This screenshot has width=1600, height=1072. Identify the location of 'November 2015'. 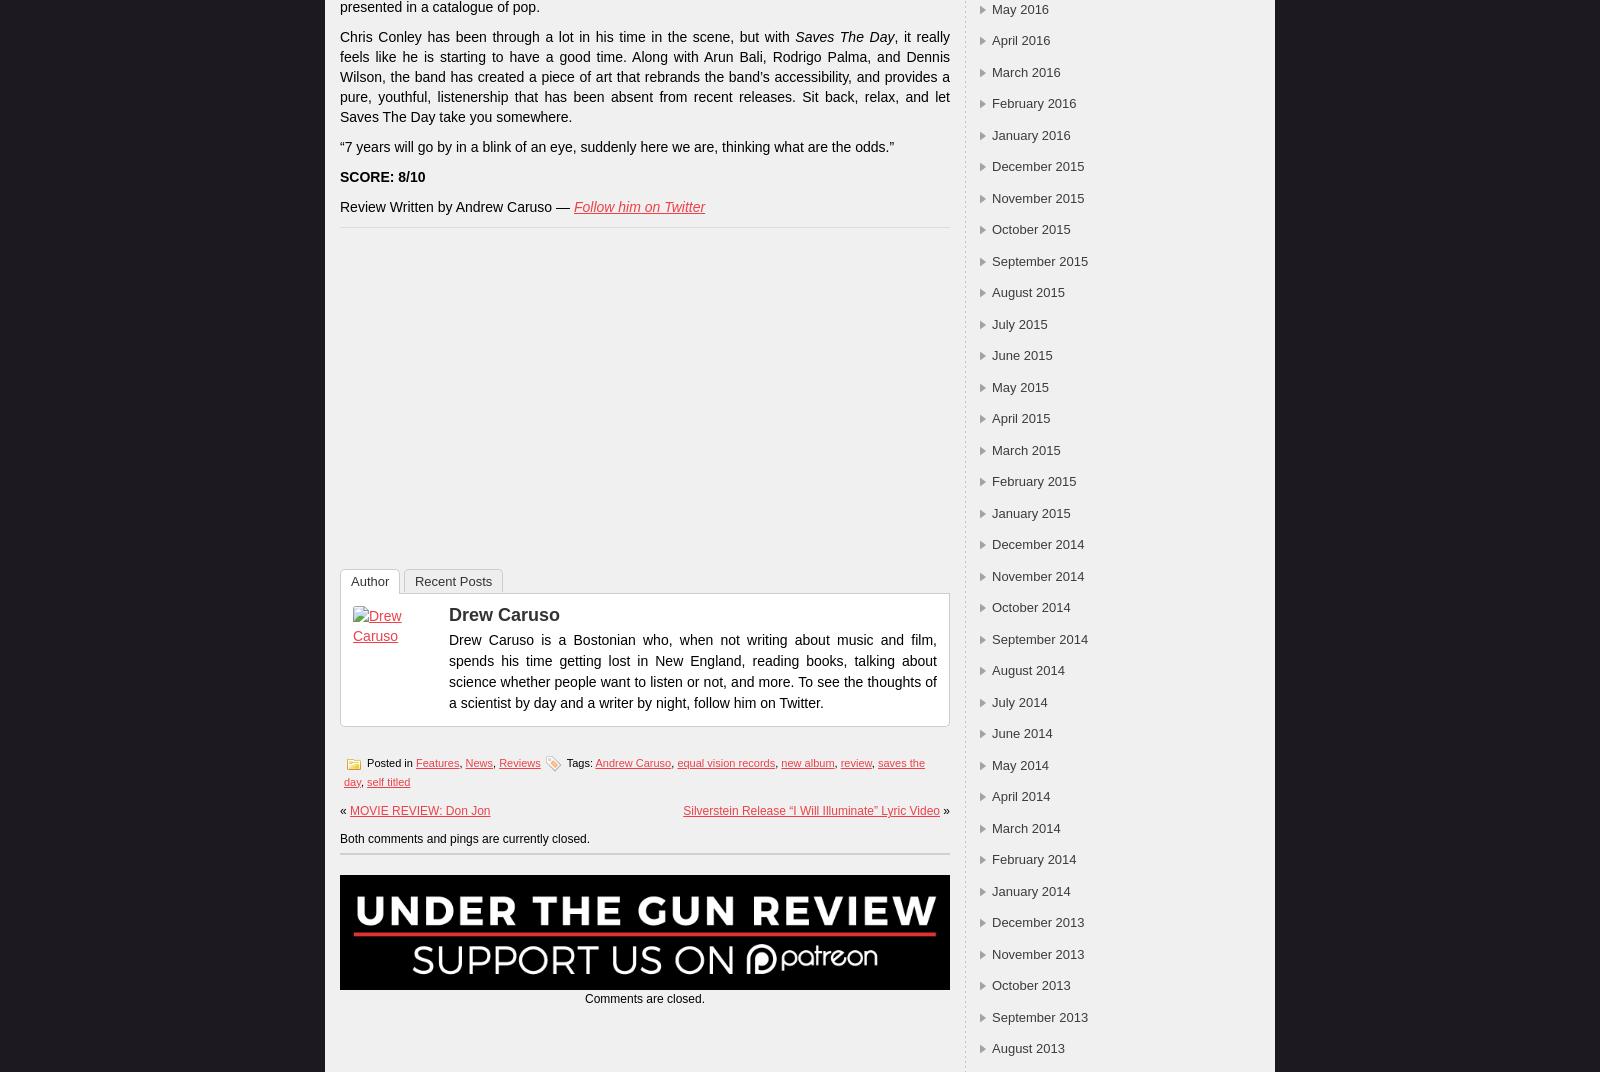
(1037, 196).